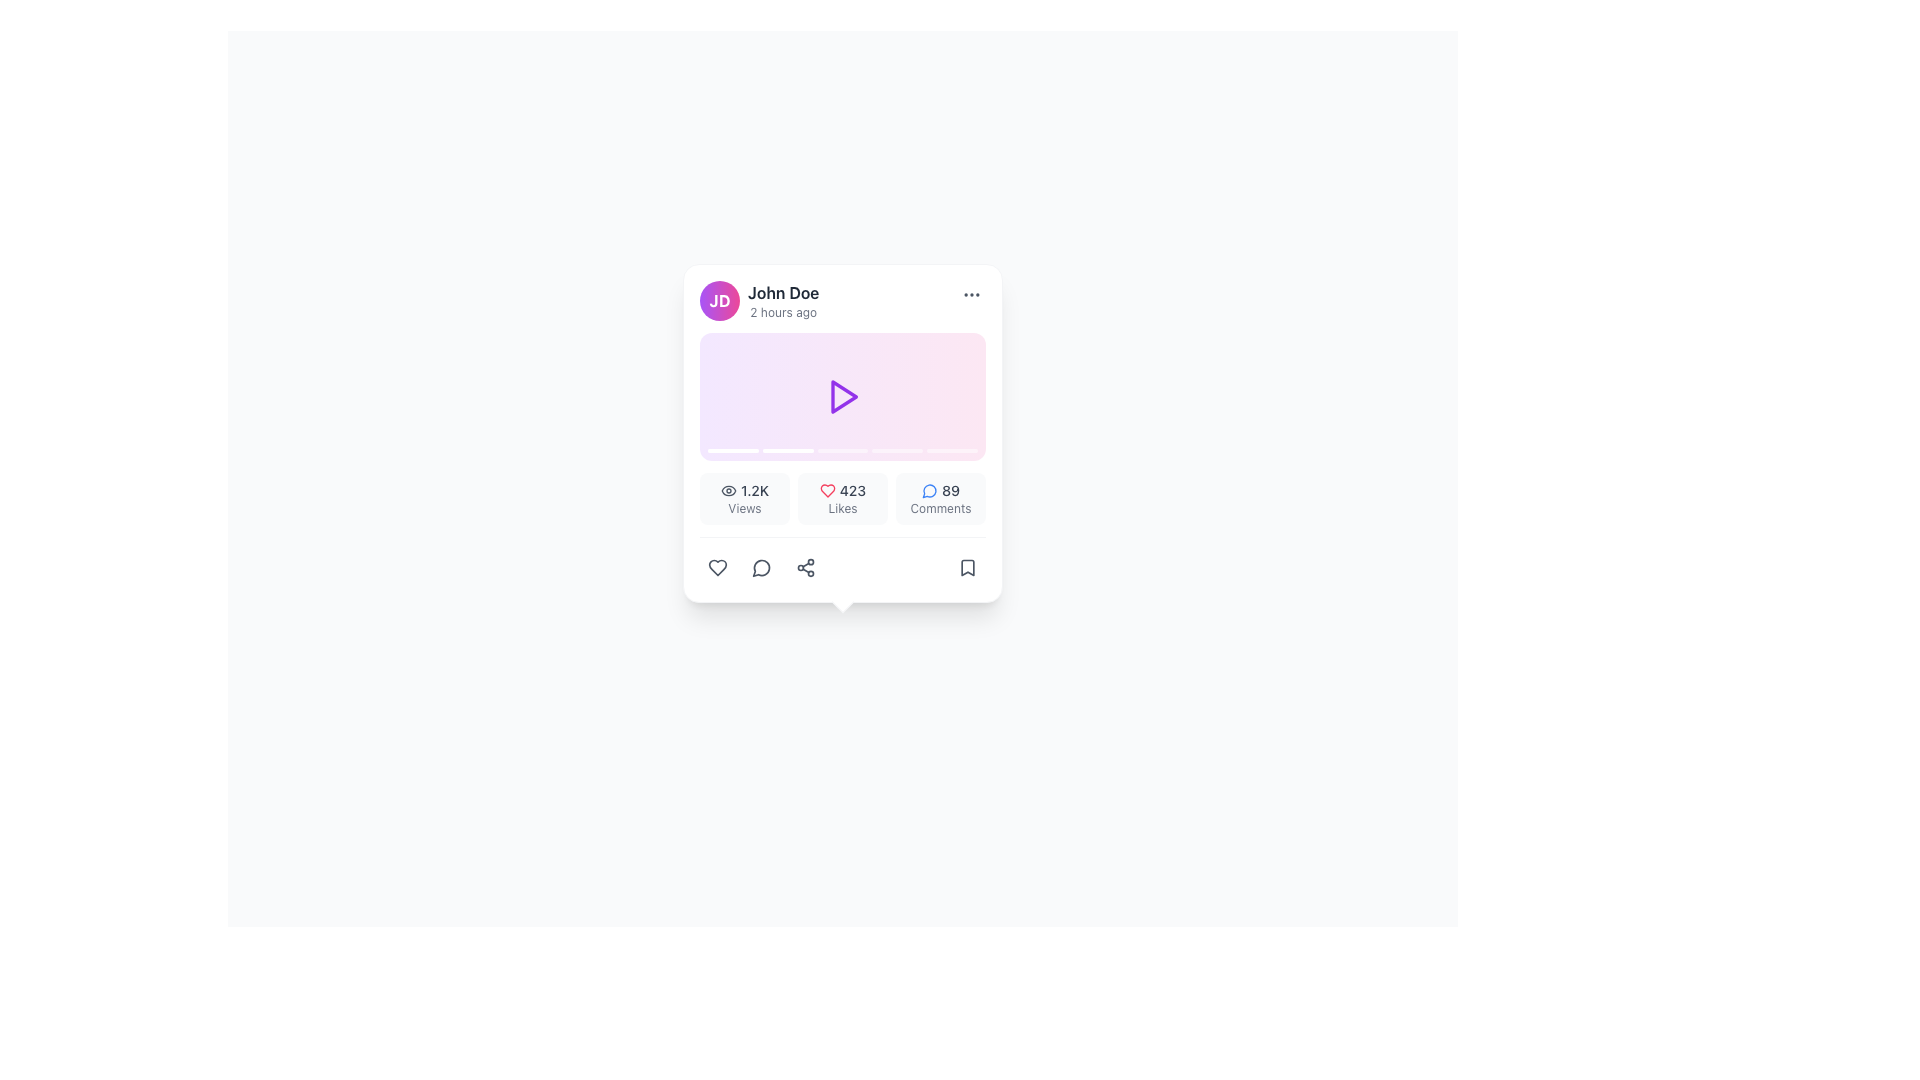  Describe the element at coordinates (718, 567) in the screenshot. I see `the clickable heart icon button located at the bottom-left corner of the card-like UI component` at that location.